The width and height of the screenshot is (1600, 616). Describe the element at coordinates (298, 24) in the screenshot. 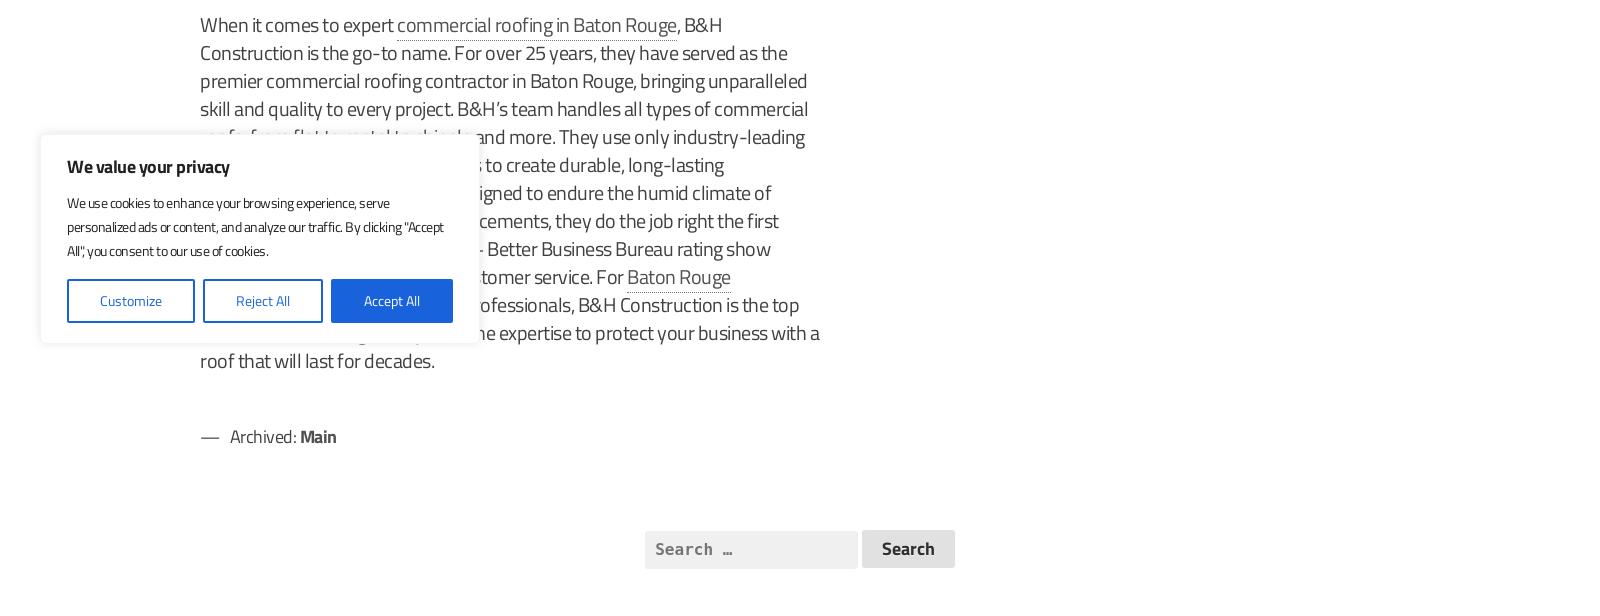

I see `'When it comes to expert'` at that location.